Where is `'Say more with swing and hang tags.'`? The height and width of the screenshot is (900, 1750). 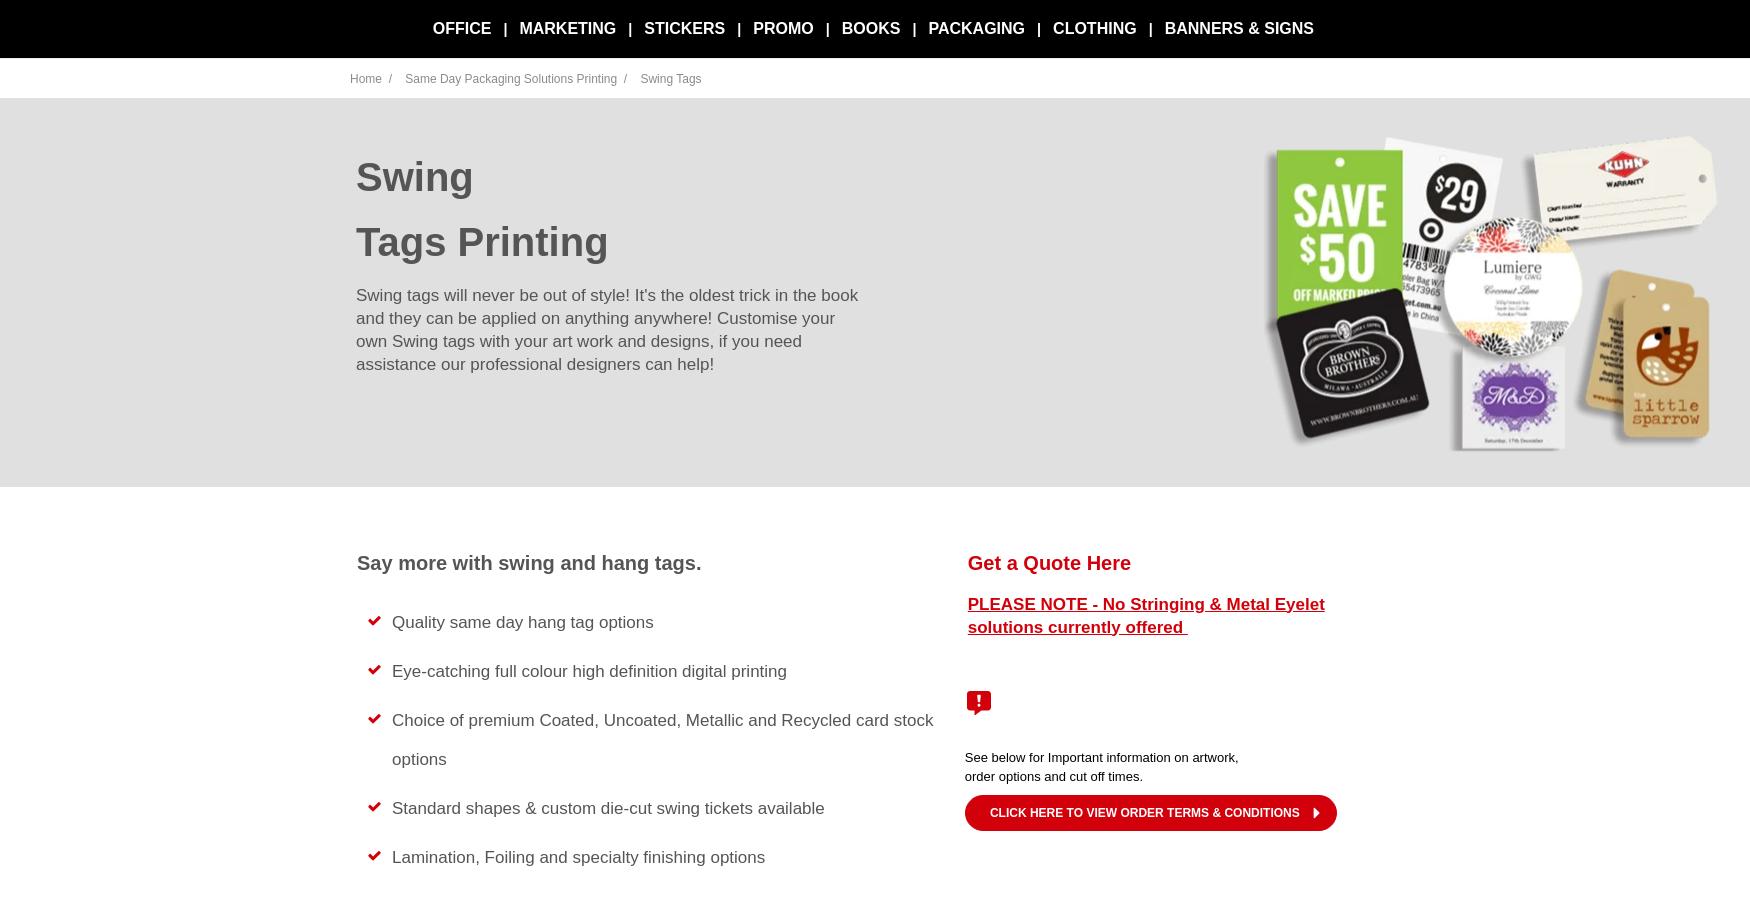
'Say more with swing and hang tags.' is located at coordinates (531, 560).